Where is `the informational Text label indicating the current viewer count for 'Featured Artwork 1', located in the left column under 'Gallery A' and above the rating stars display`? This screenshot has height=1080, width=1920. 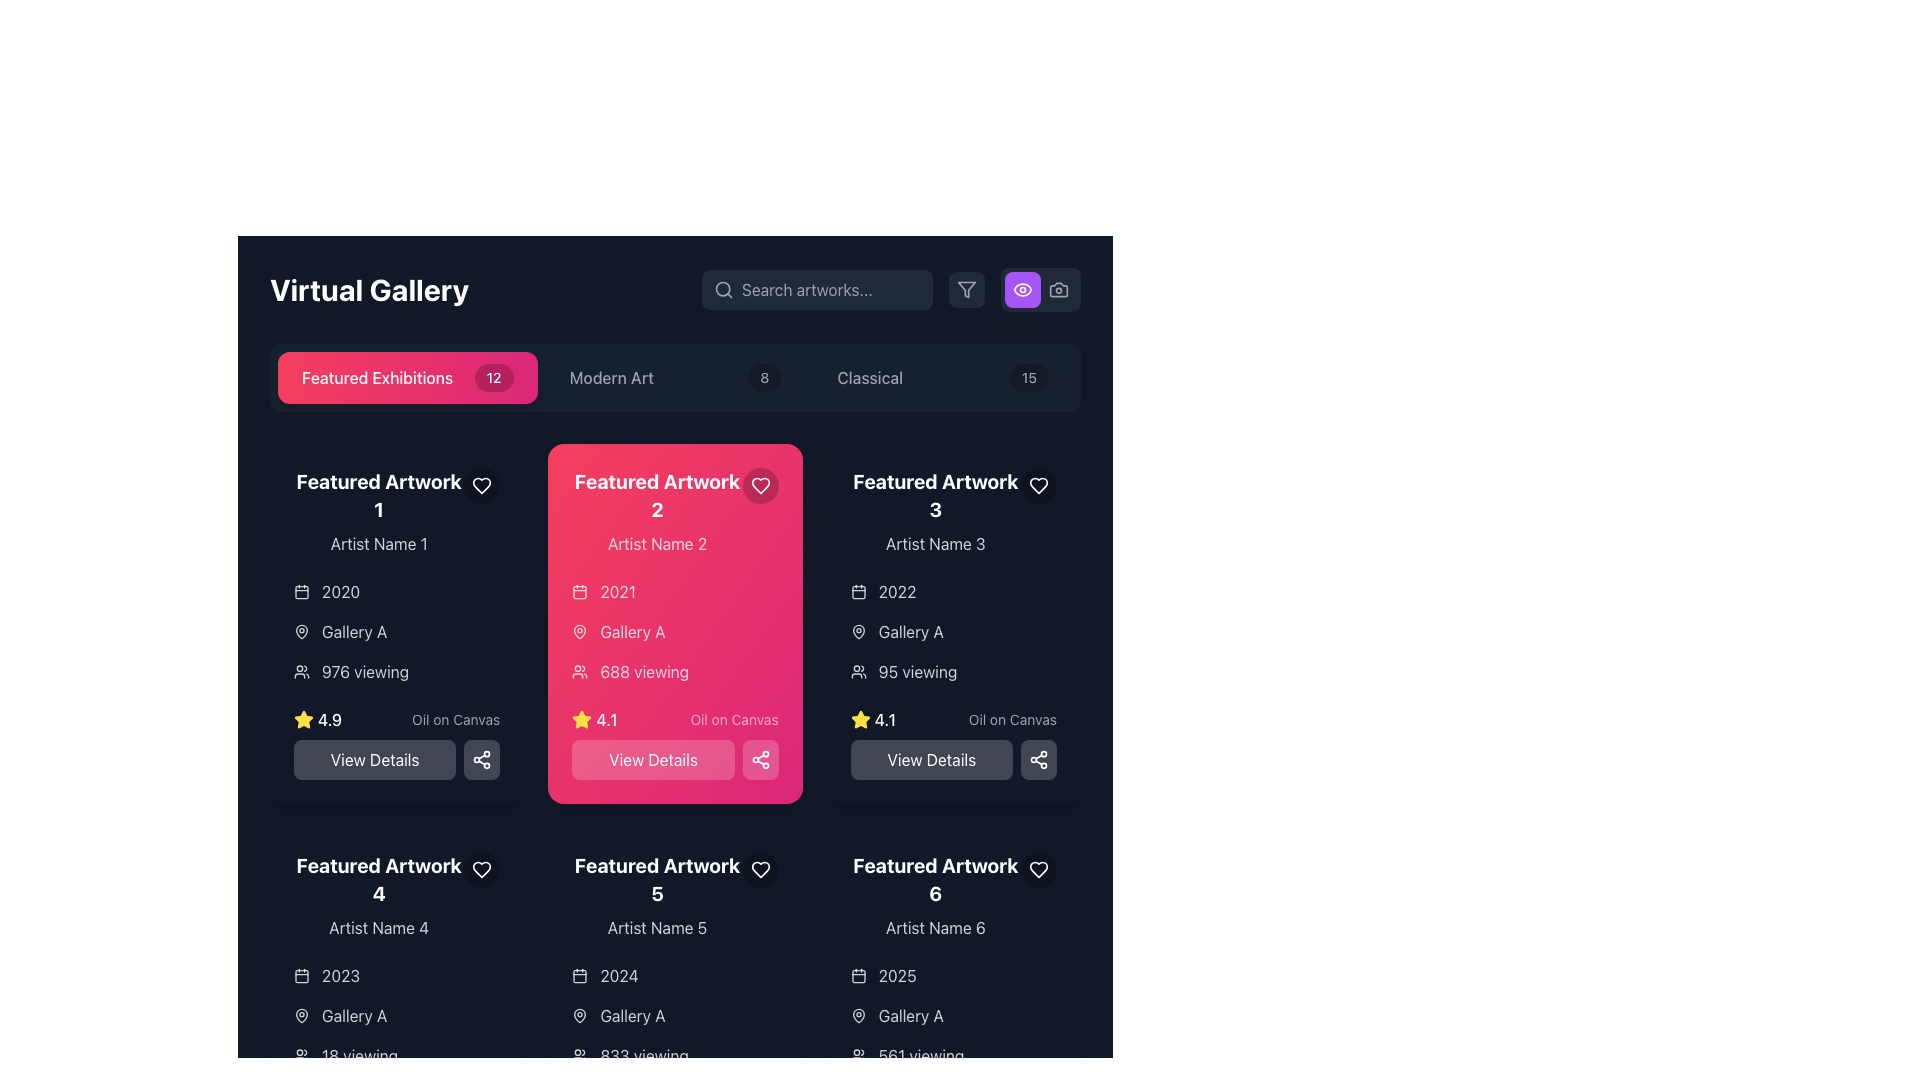
the informational Text label indicating the current viewer count for 'Featured Artwork 1', located in the left column under 'Gallery A' and above the rating stars display is located at coordinates (397, 671).